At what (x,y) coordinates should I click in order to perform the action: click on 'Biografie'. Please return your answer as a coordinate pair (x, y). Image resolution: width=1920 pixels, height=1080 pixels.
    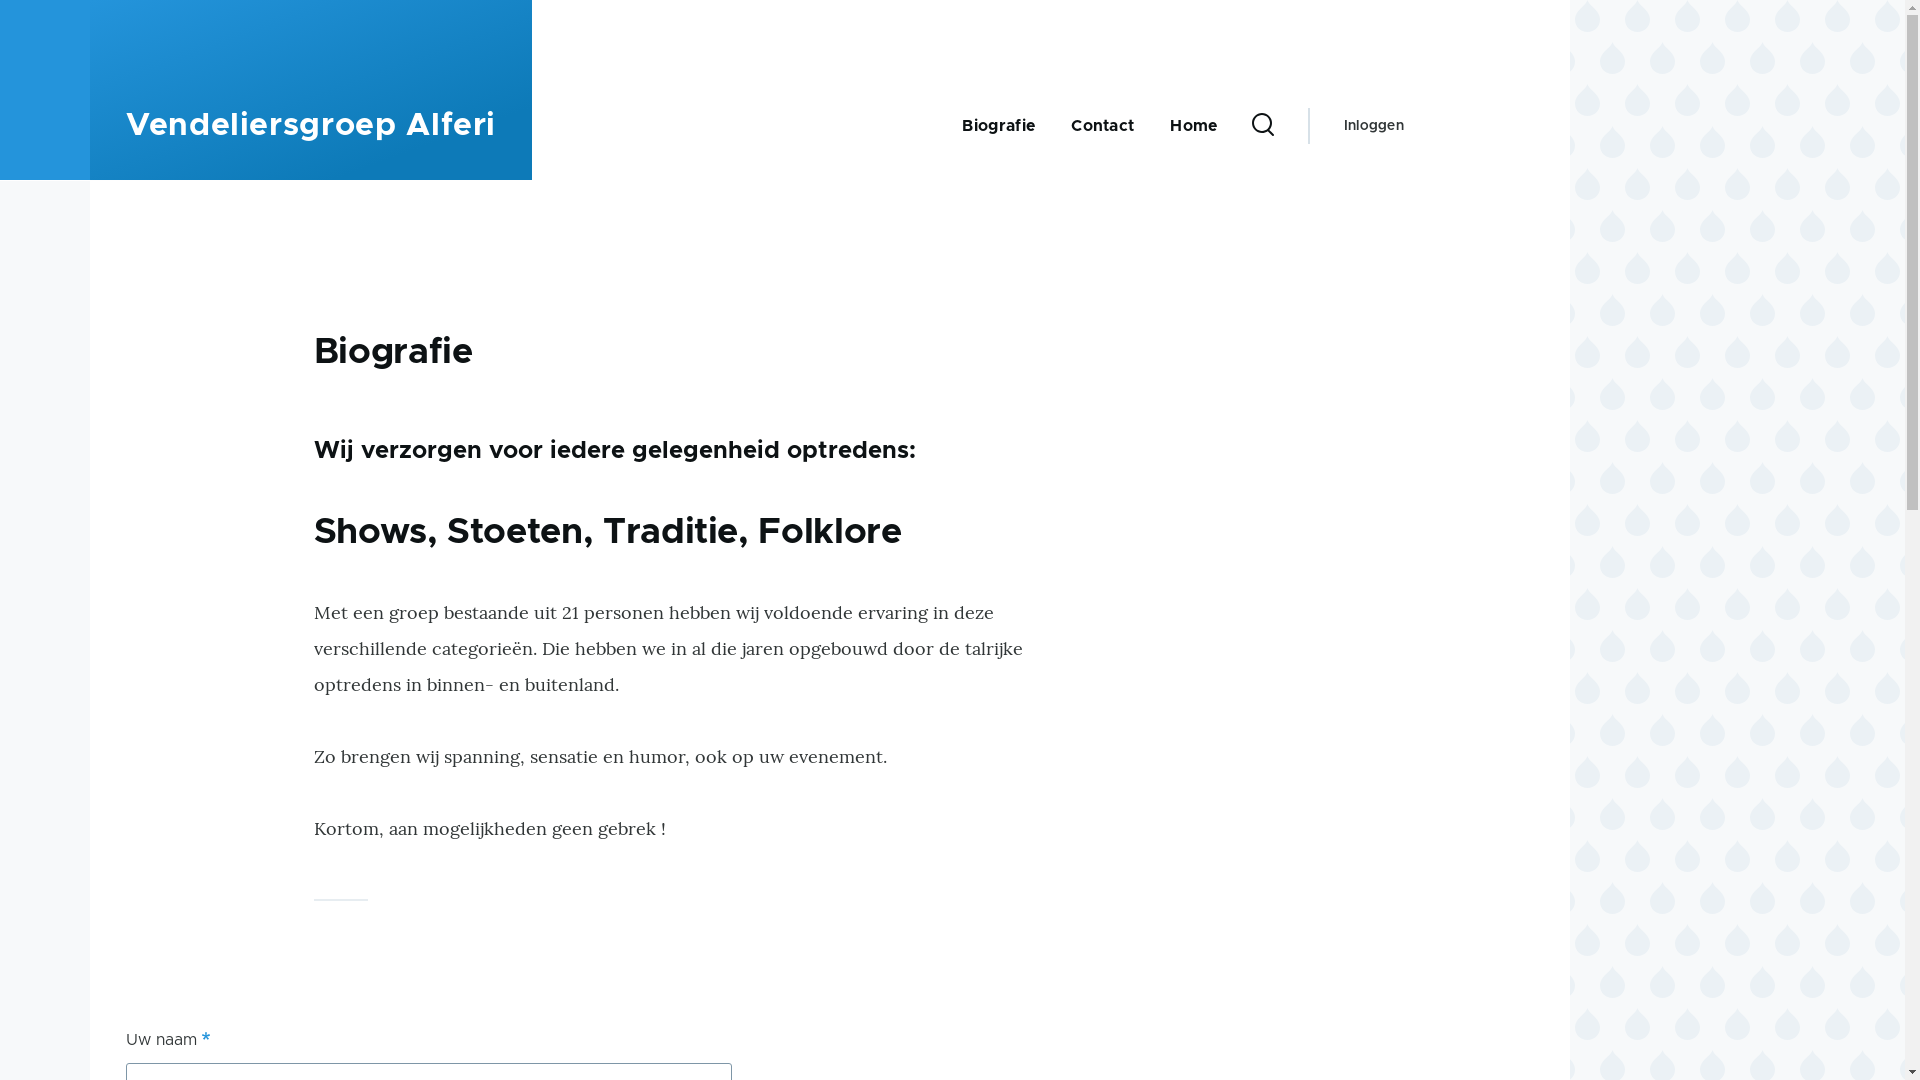
    Looking at the image, I should click on (393, 352).